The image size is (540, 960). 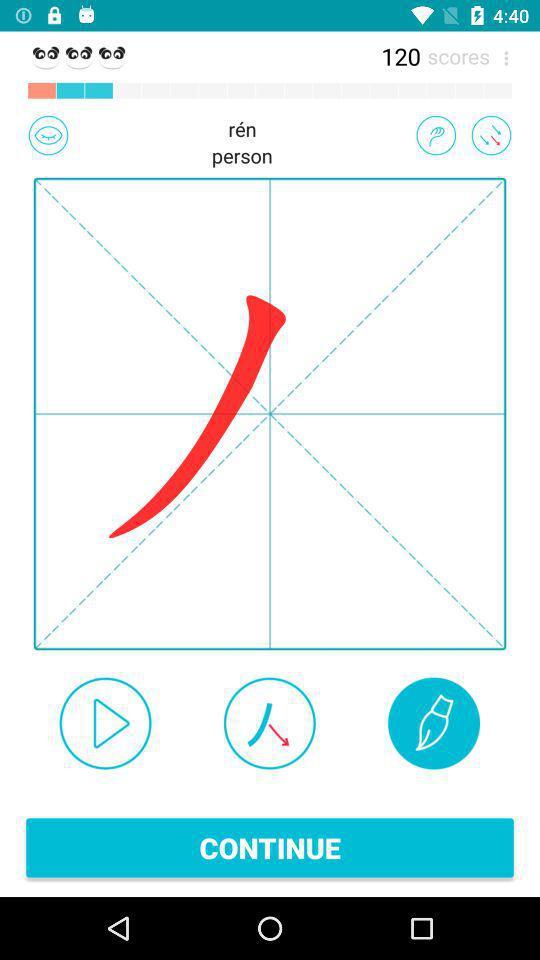 What do you see at coordinates (270, 846) in the screenshot?
I see `continue` at bounding box center [270, 846].